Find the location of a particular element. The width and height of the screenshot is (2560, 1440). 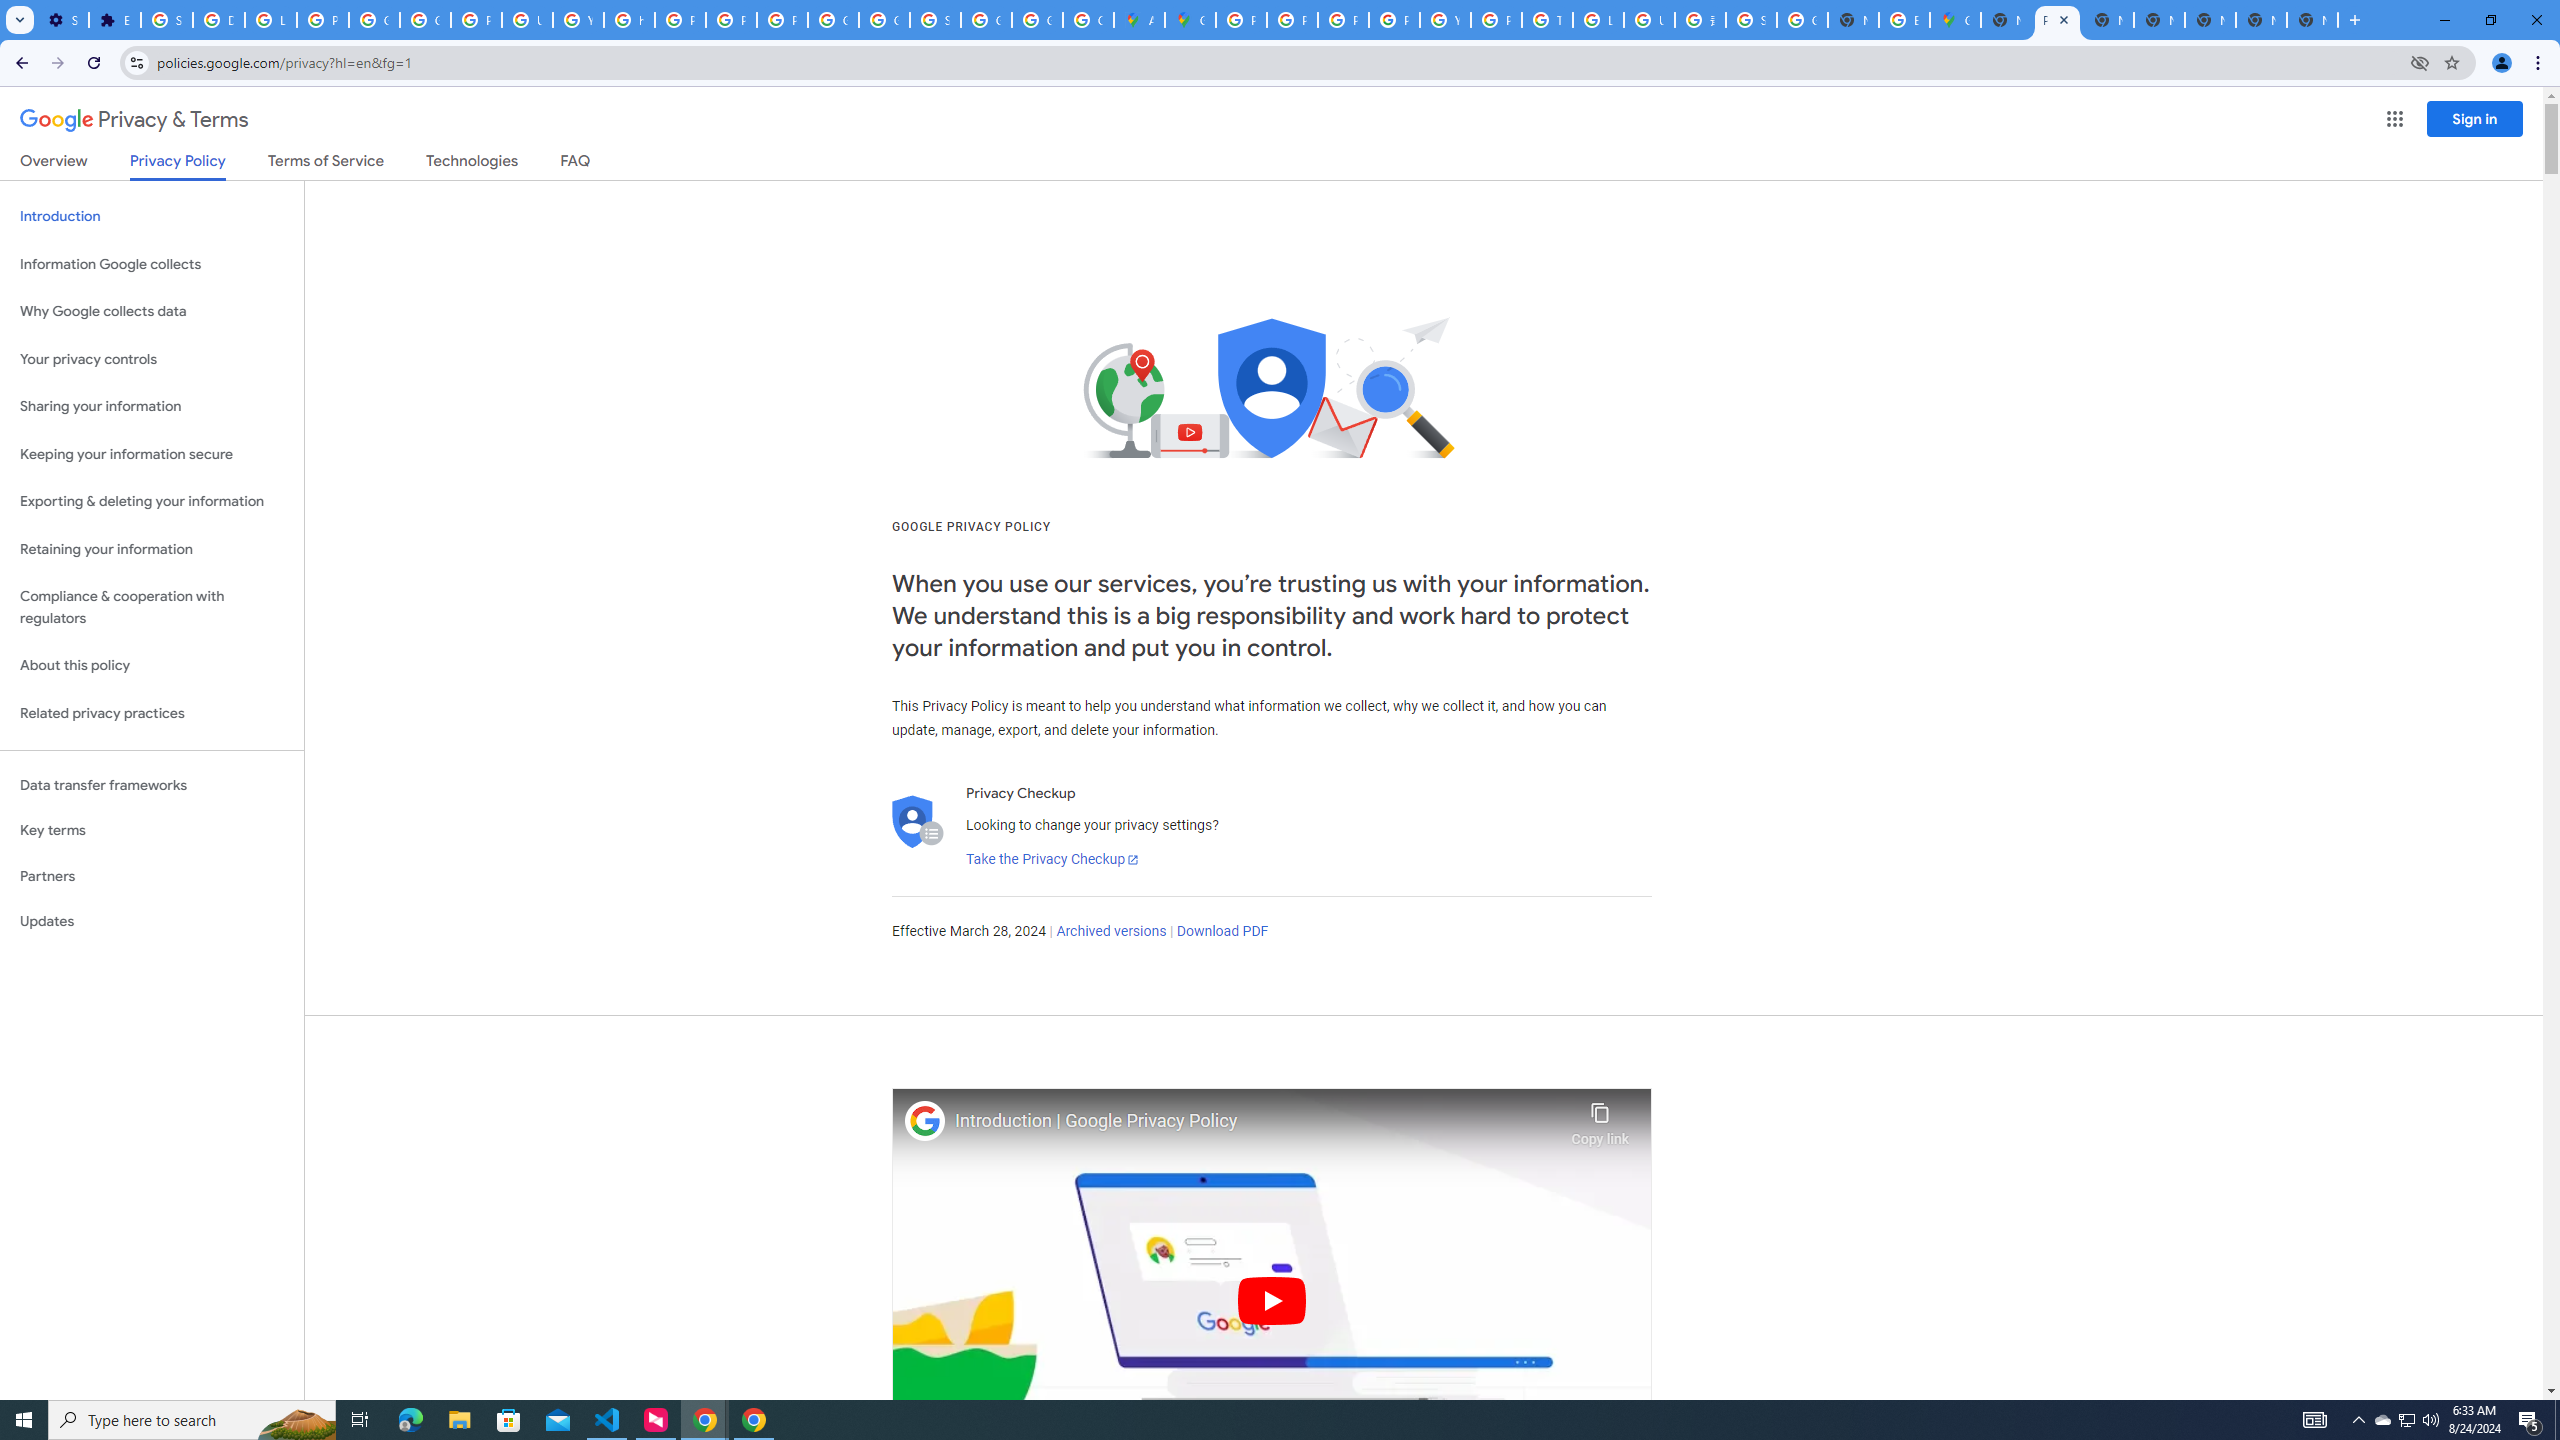

'New Tab' is located at coordinates (2311, 19).